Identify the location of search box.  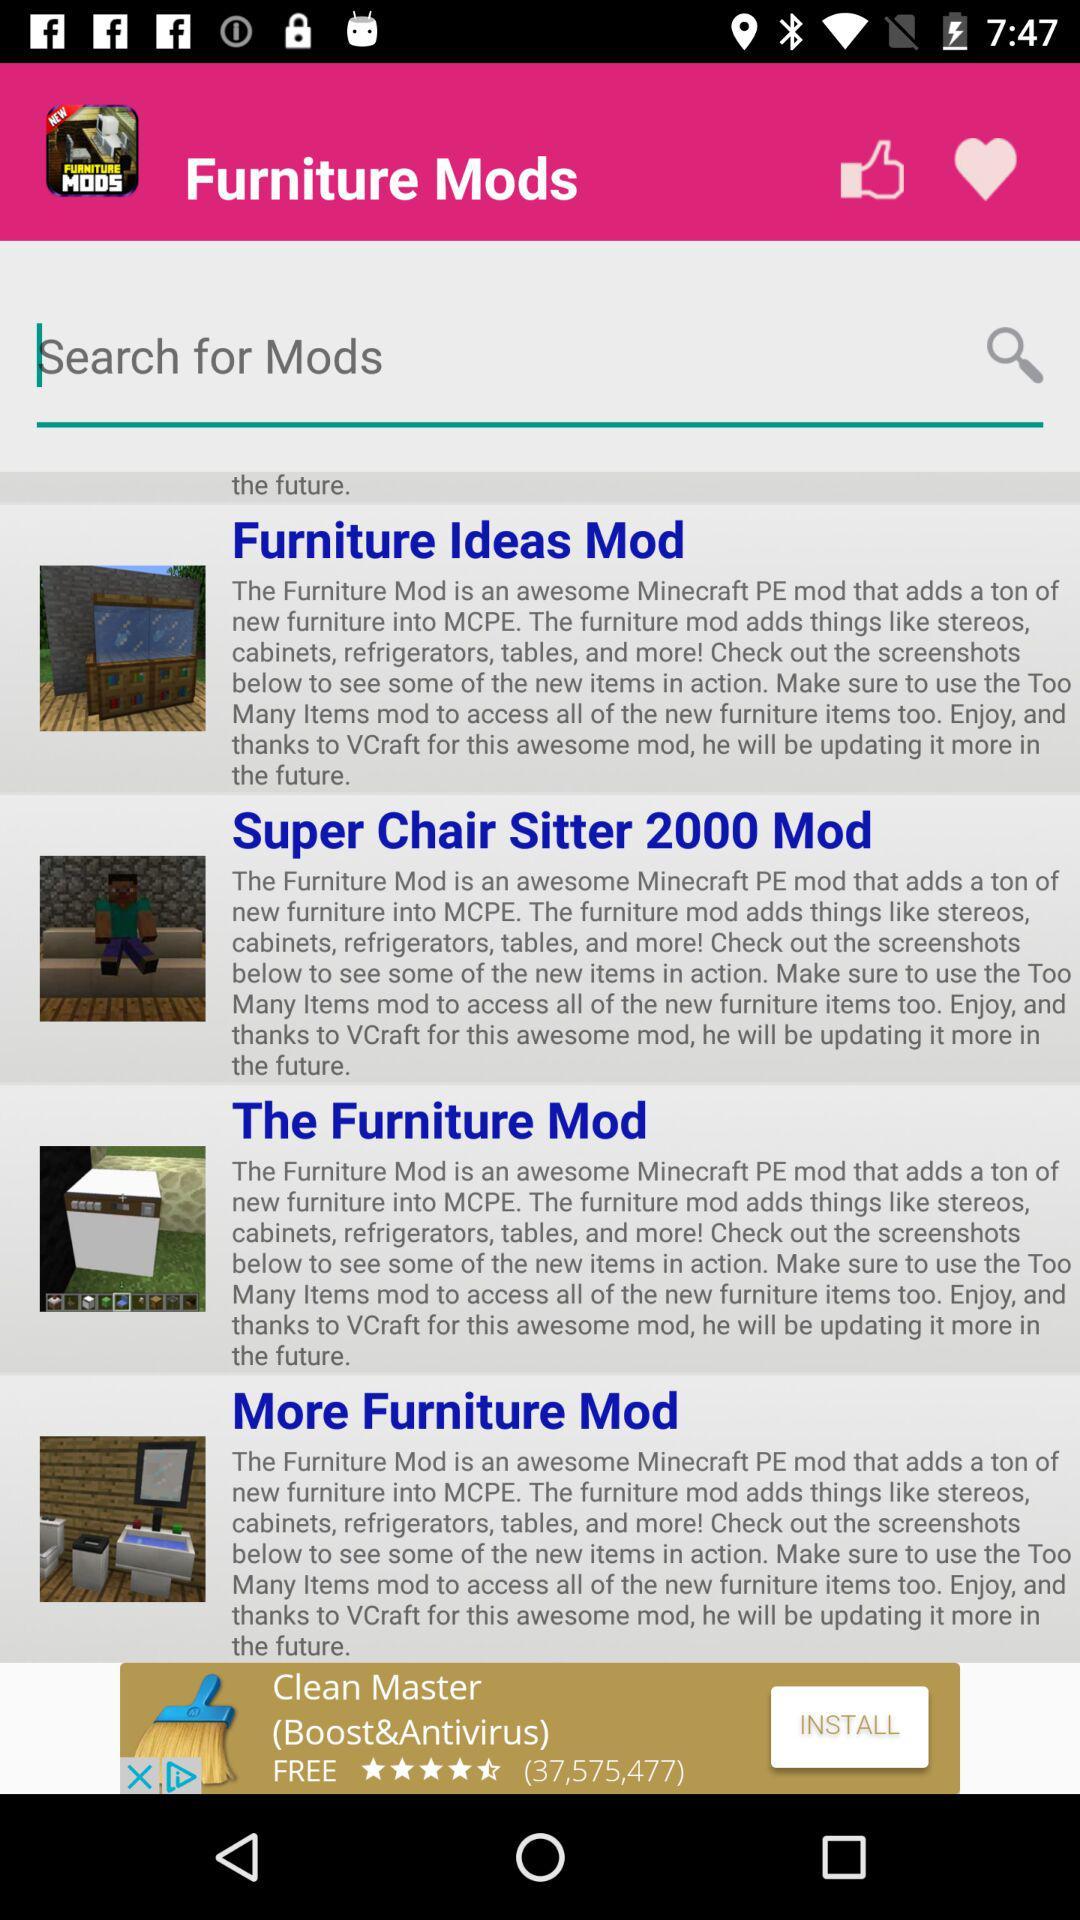
(540, 356).